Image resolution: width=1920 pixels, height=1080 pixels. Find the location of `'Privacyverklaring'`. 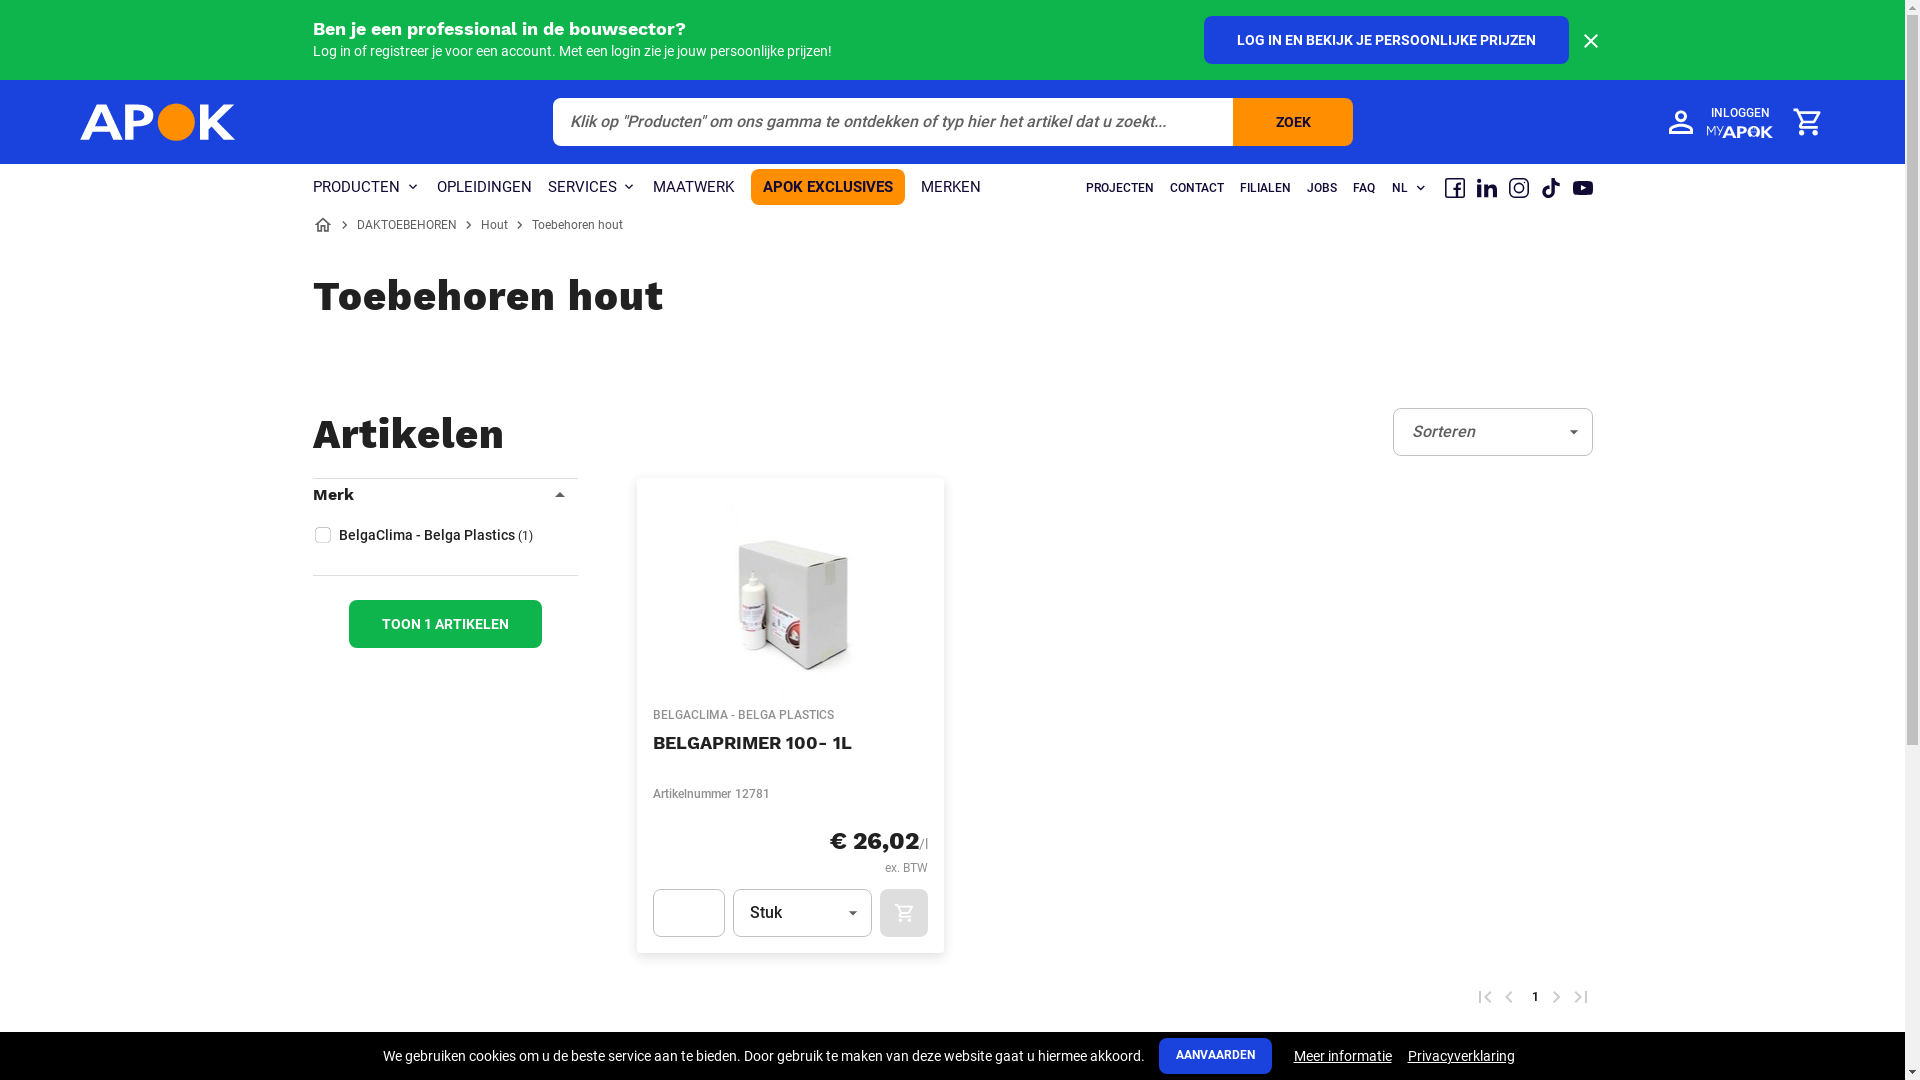

'Privacyverklaring' is located at coordinates (1461, 1055).